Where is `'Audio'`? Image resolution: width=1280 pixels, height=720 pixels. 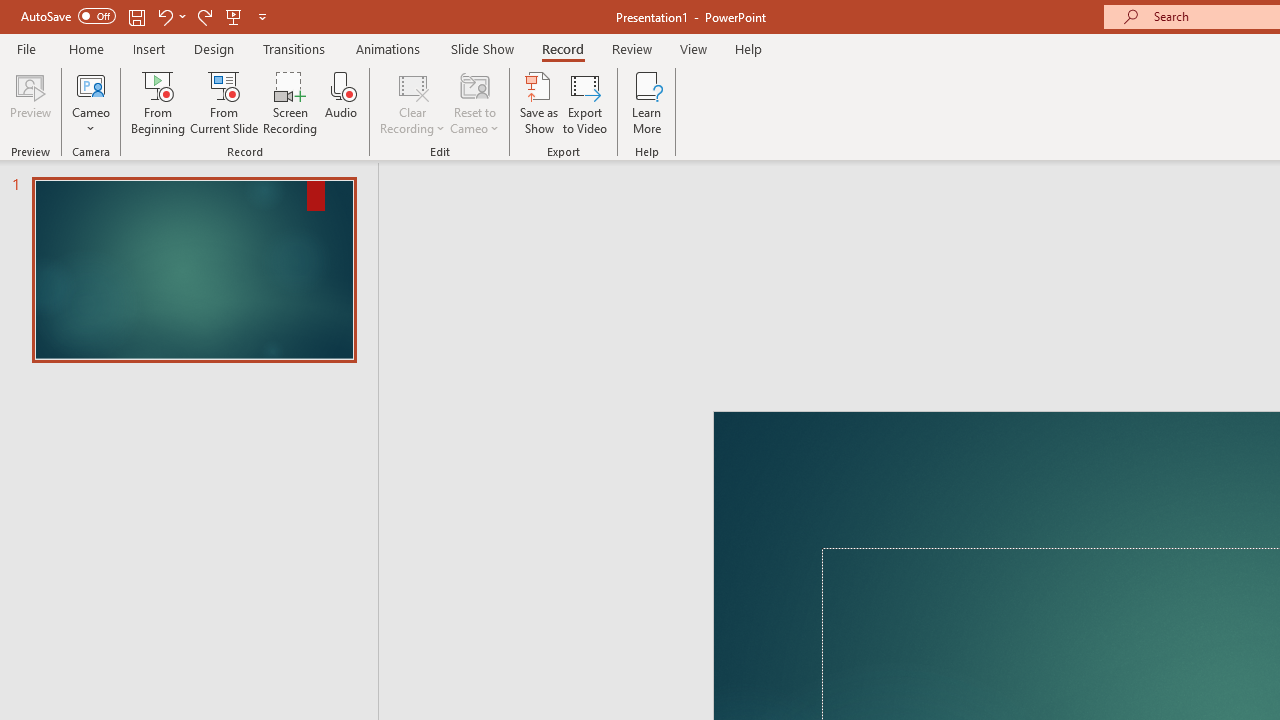 'Audio' is located at coordinates (341, 103).